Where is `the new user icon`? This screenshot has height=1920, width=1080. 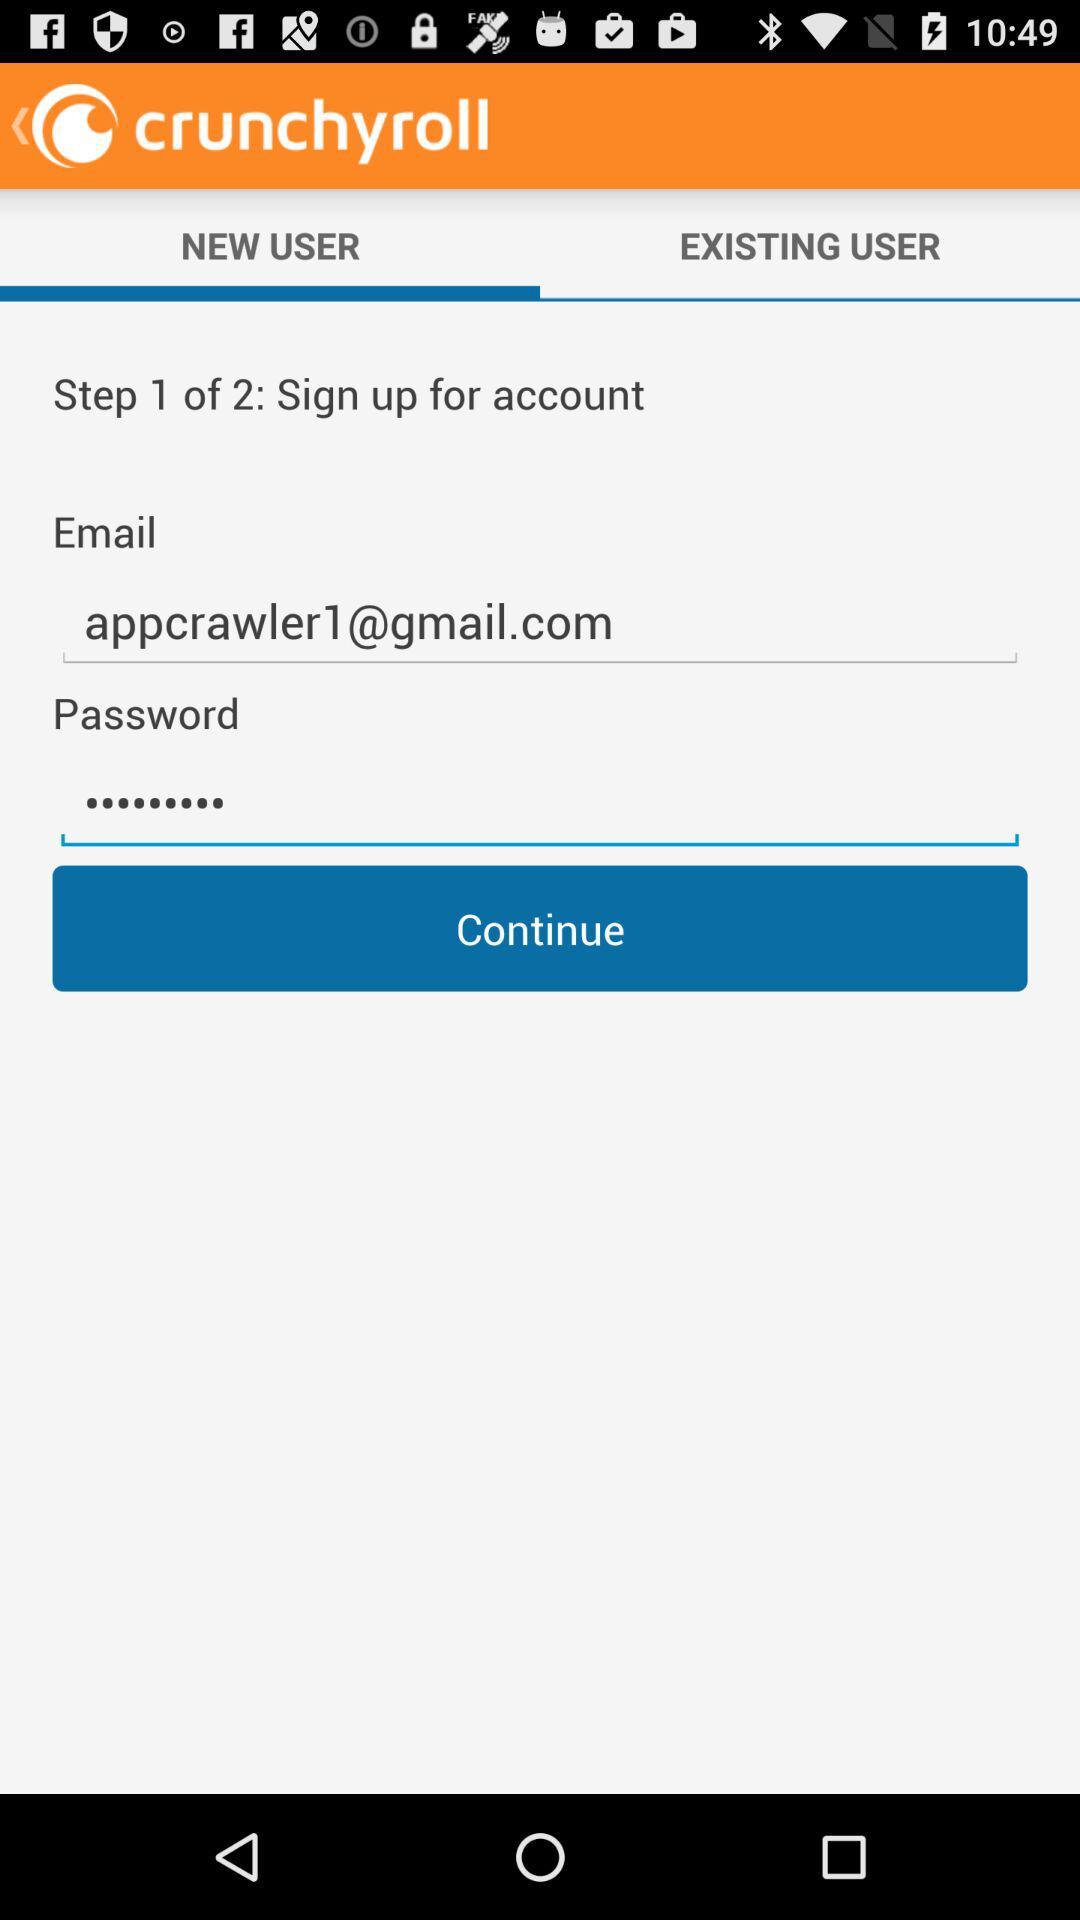 the new user icon is located at coordinates (270, 244).